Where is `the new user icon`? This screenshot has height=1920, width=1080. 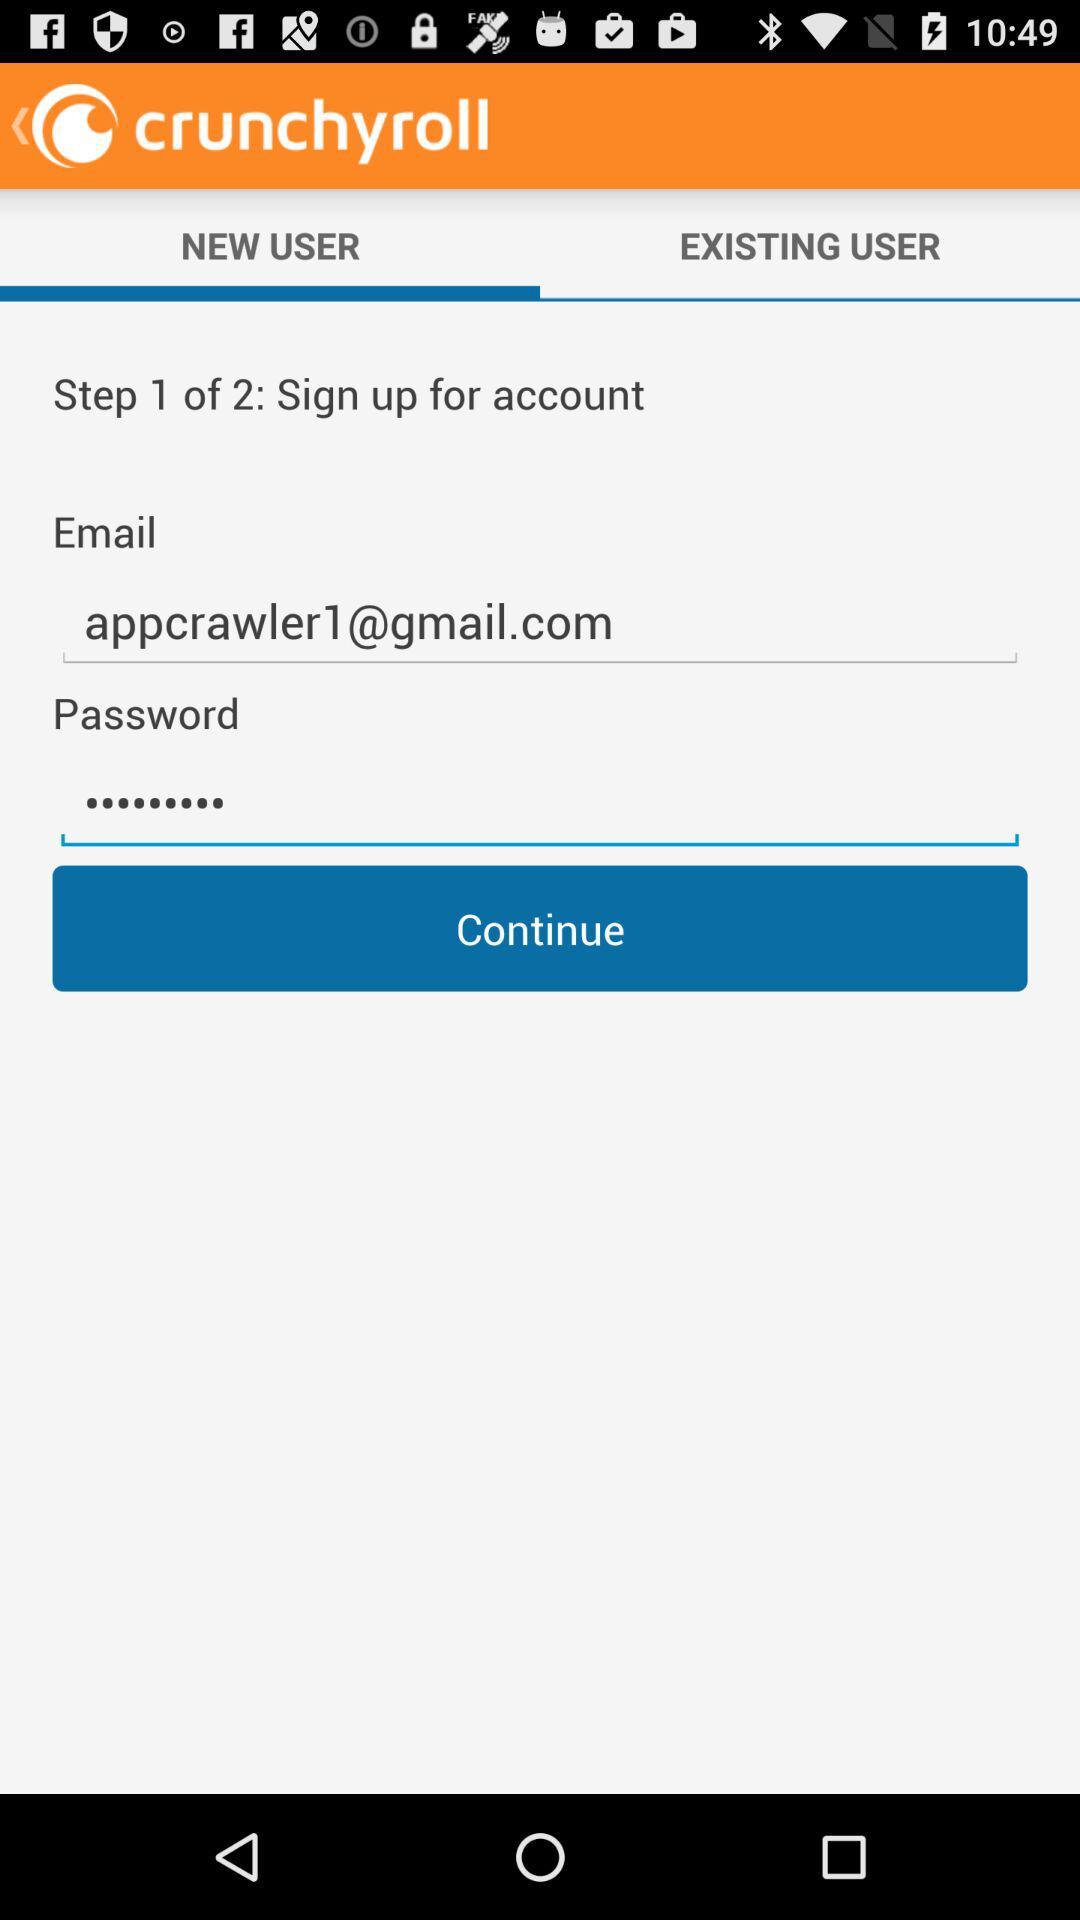 the new user icon is located at coordinates (270, 244).